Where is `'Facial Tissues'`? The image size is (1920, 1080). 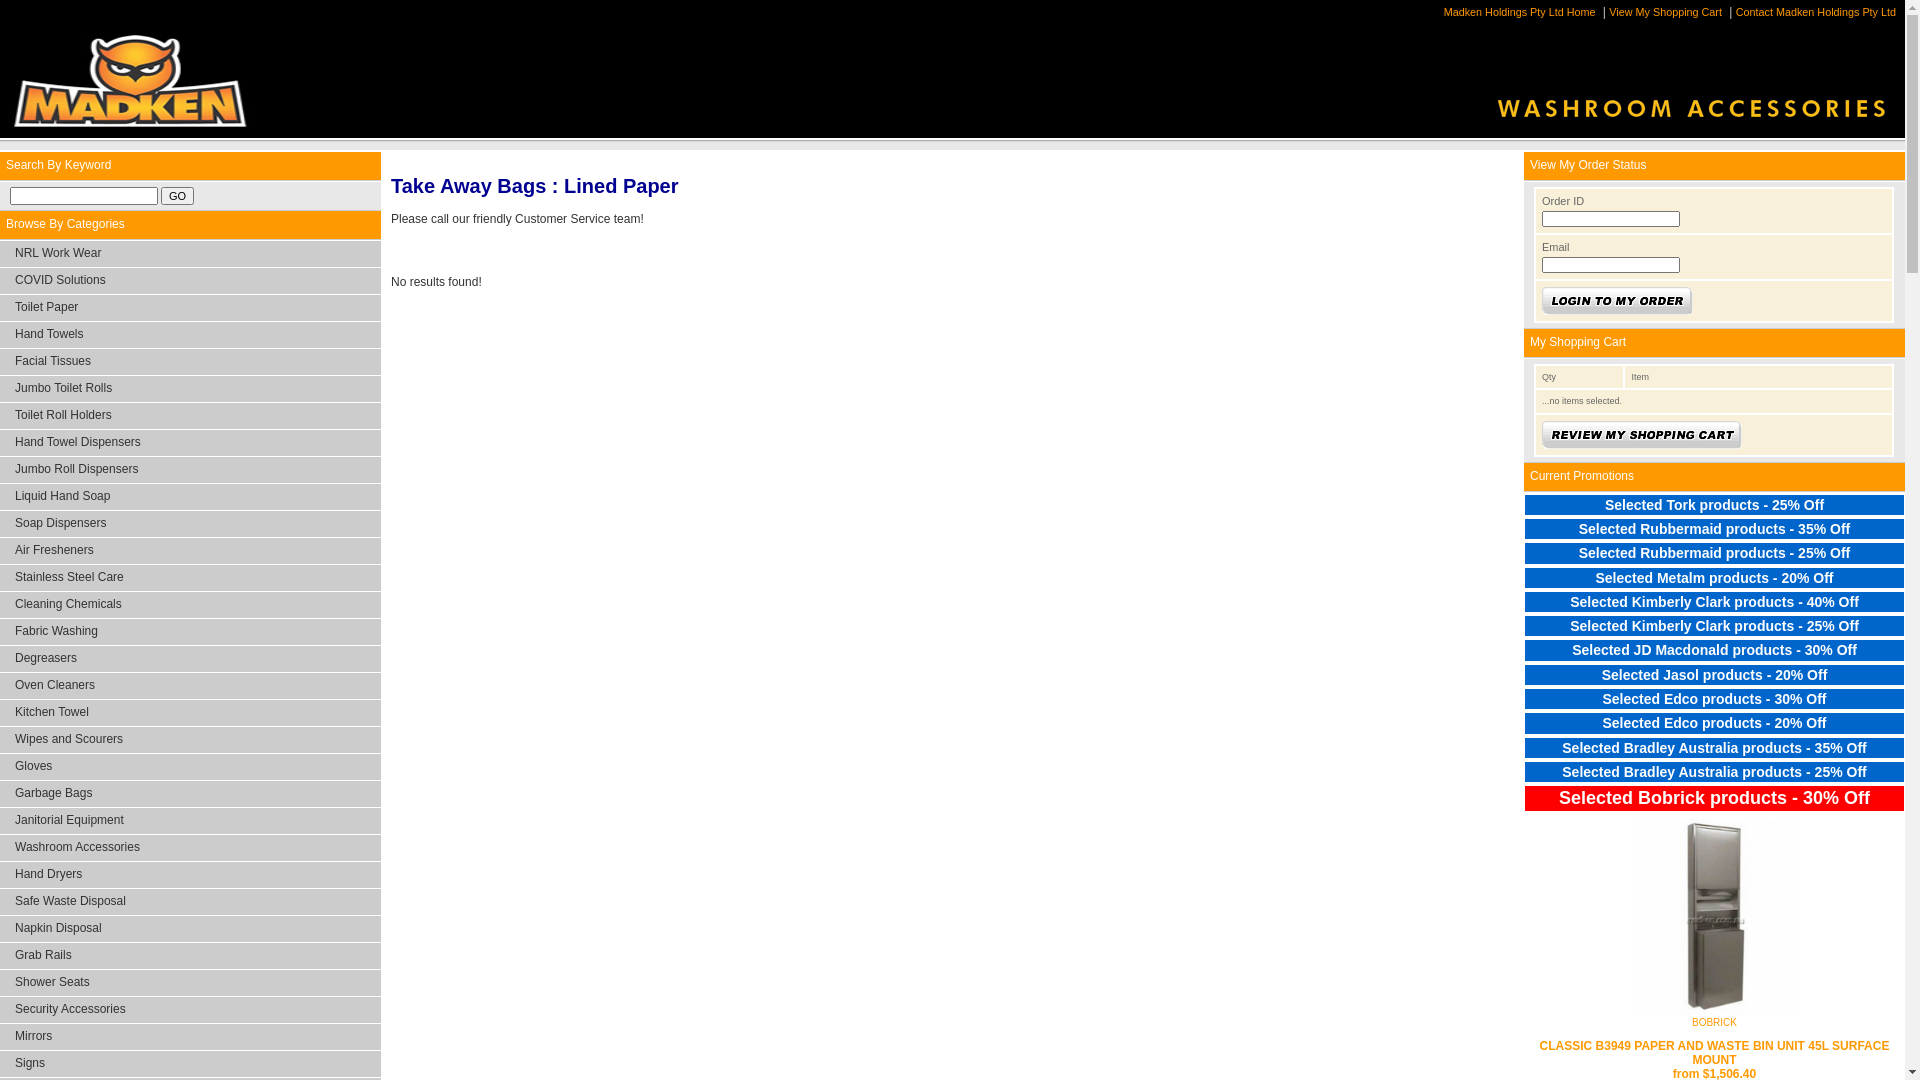 'Facial Tissues' is located at coordinates (190, 362).